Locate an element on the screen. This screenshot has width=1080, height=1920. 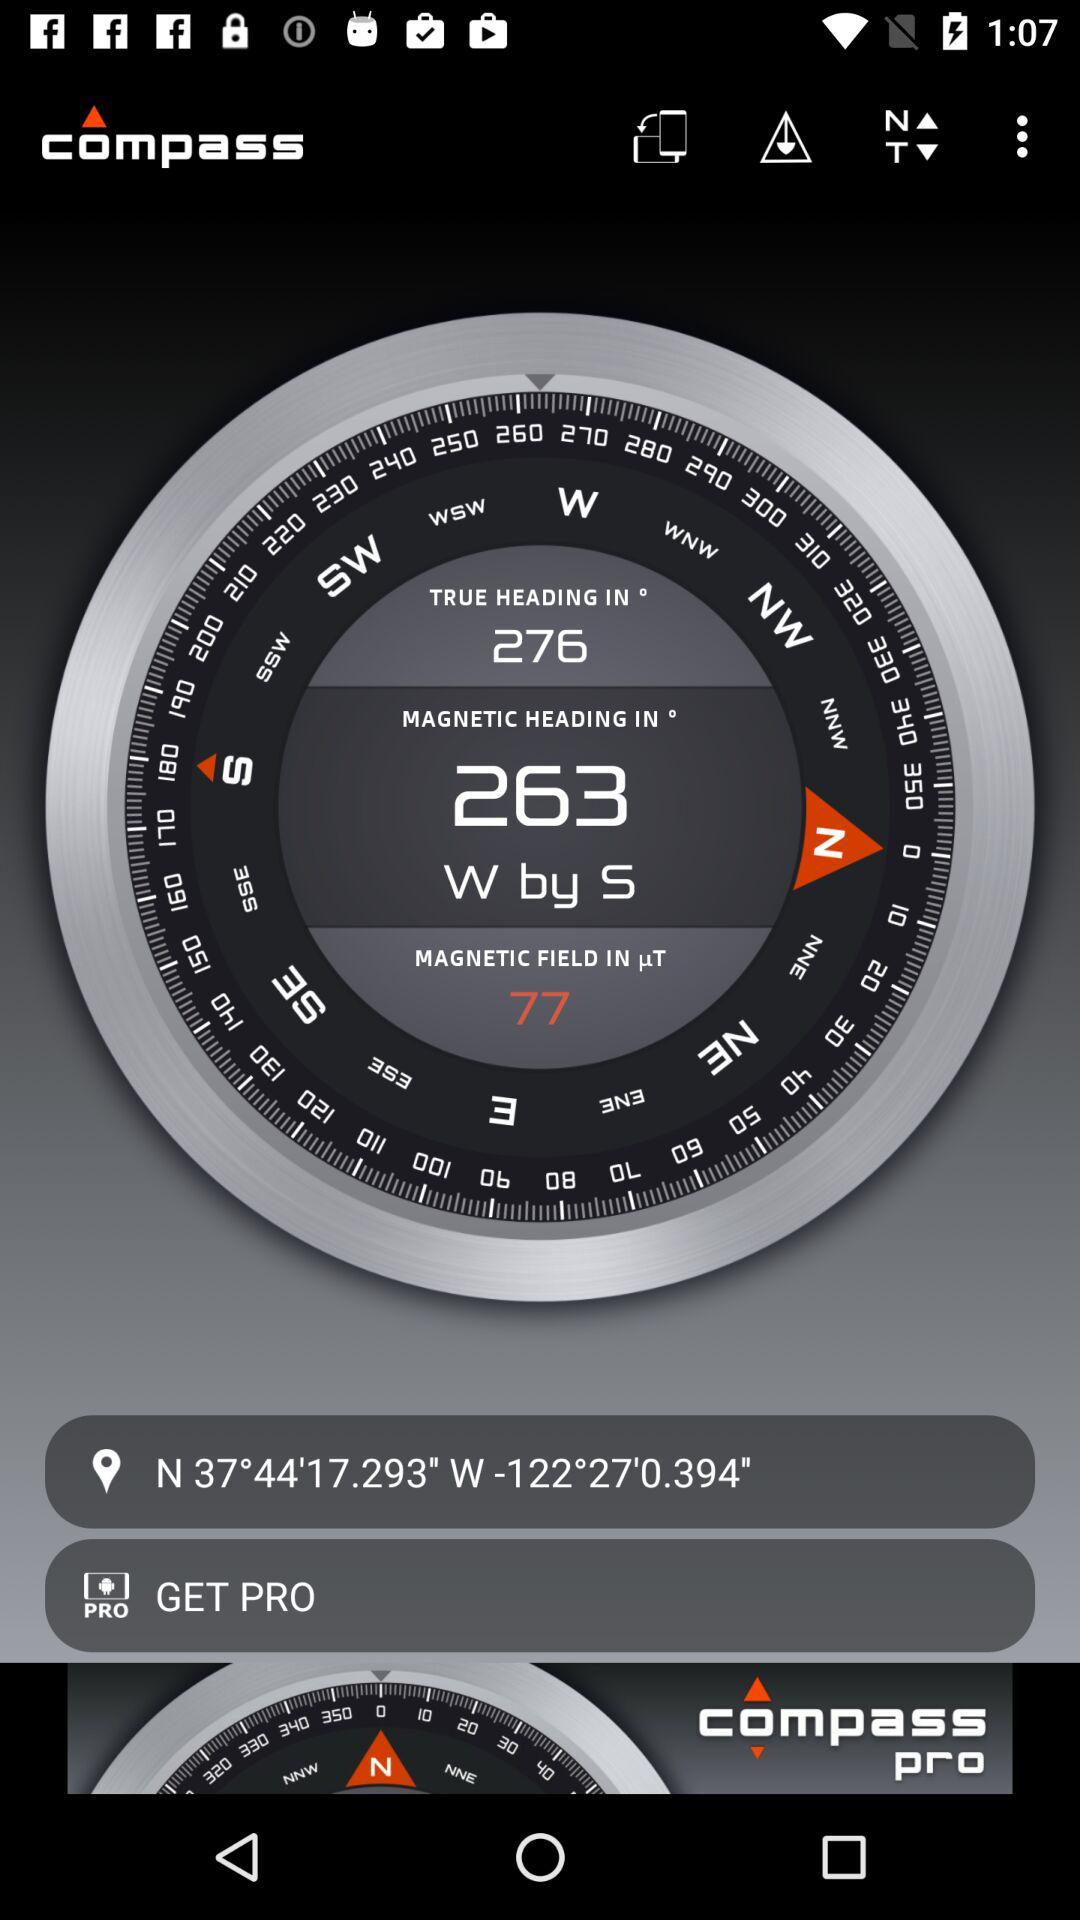
compass pro is located at coordinates (540, 1727).